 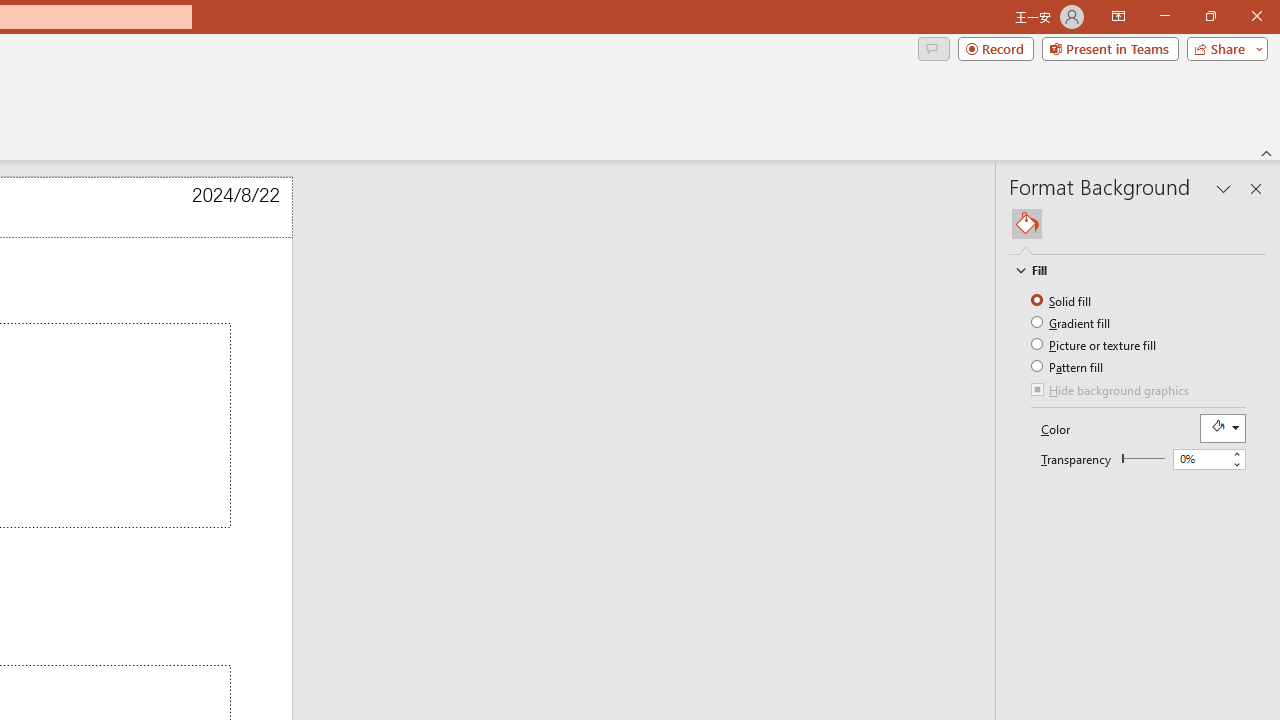 What do you see at coordinates (1207, 459) in the screenshot?
I see `'Transparency'` at bounding box center [1207, 459].